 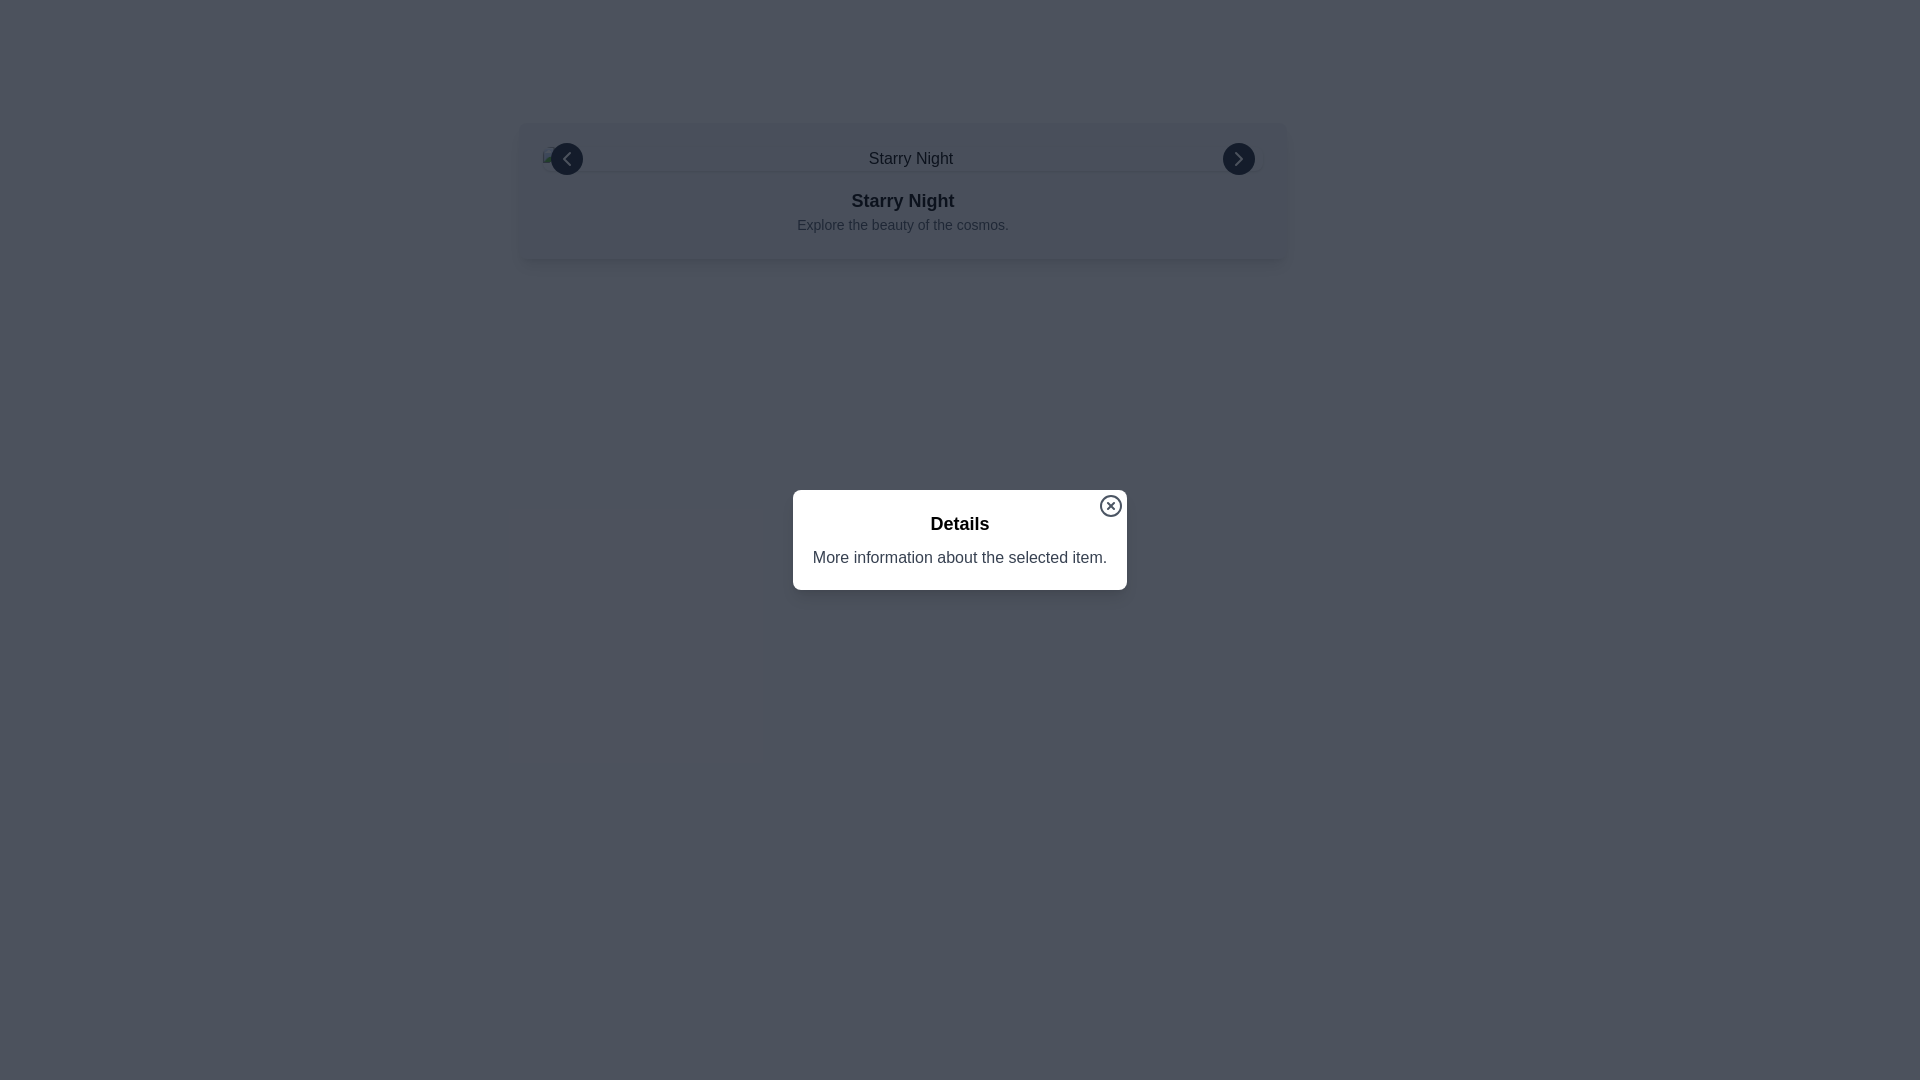 I want to click on the close button located at the top-right corner of the popup dialog box, so click(x=1110, y=504).